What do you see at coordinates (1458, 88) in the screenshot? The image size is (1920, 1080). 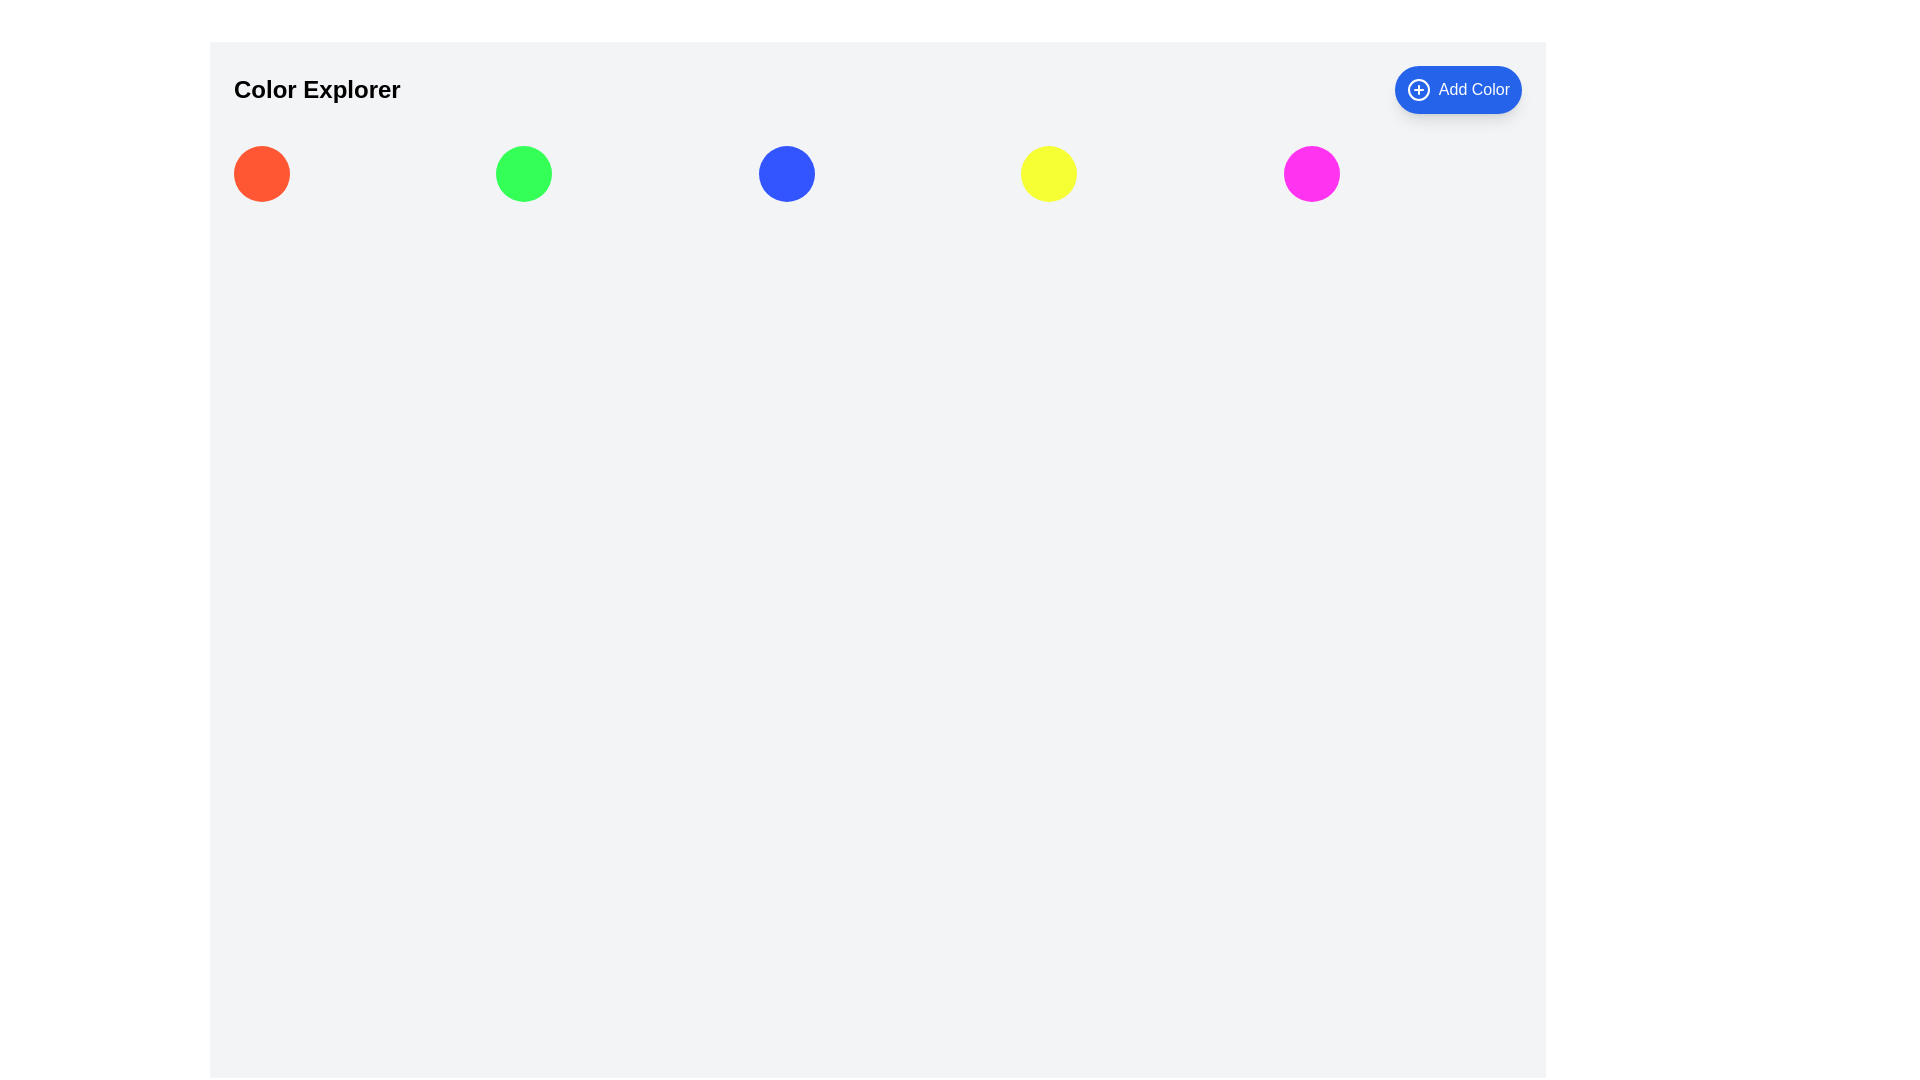 I see `the blue button with rounded edges labeled 'Add Color'` at bounding box center [1458, 88].